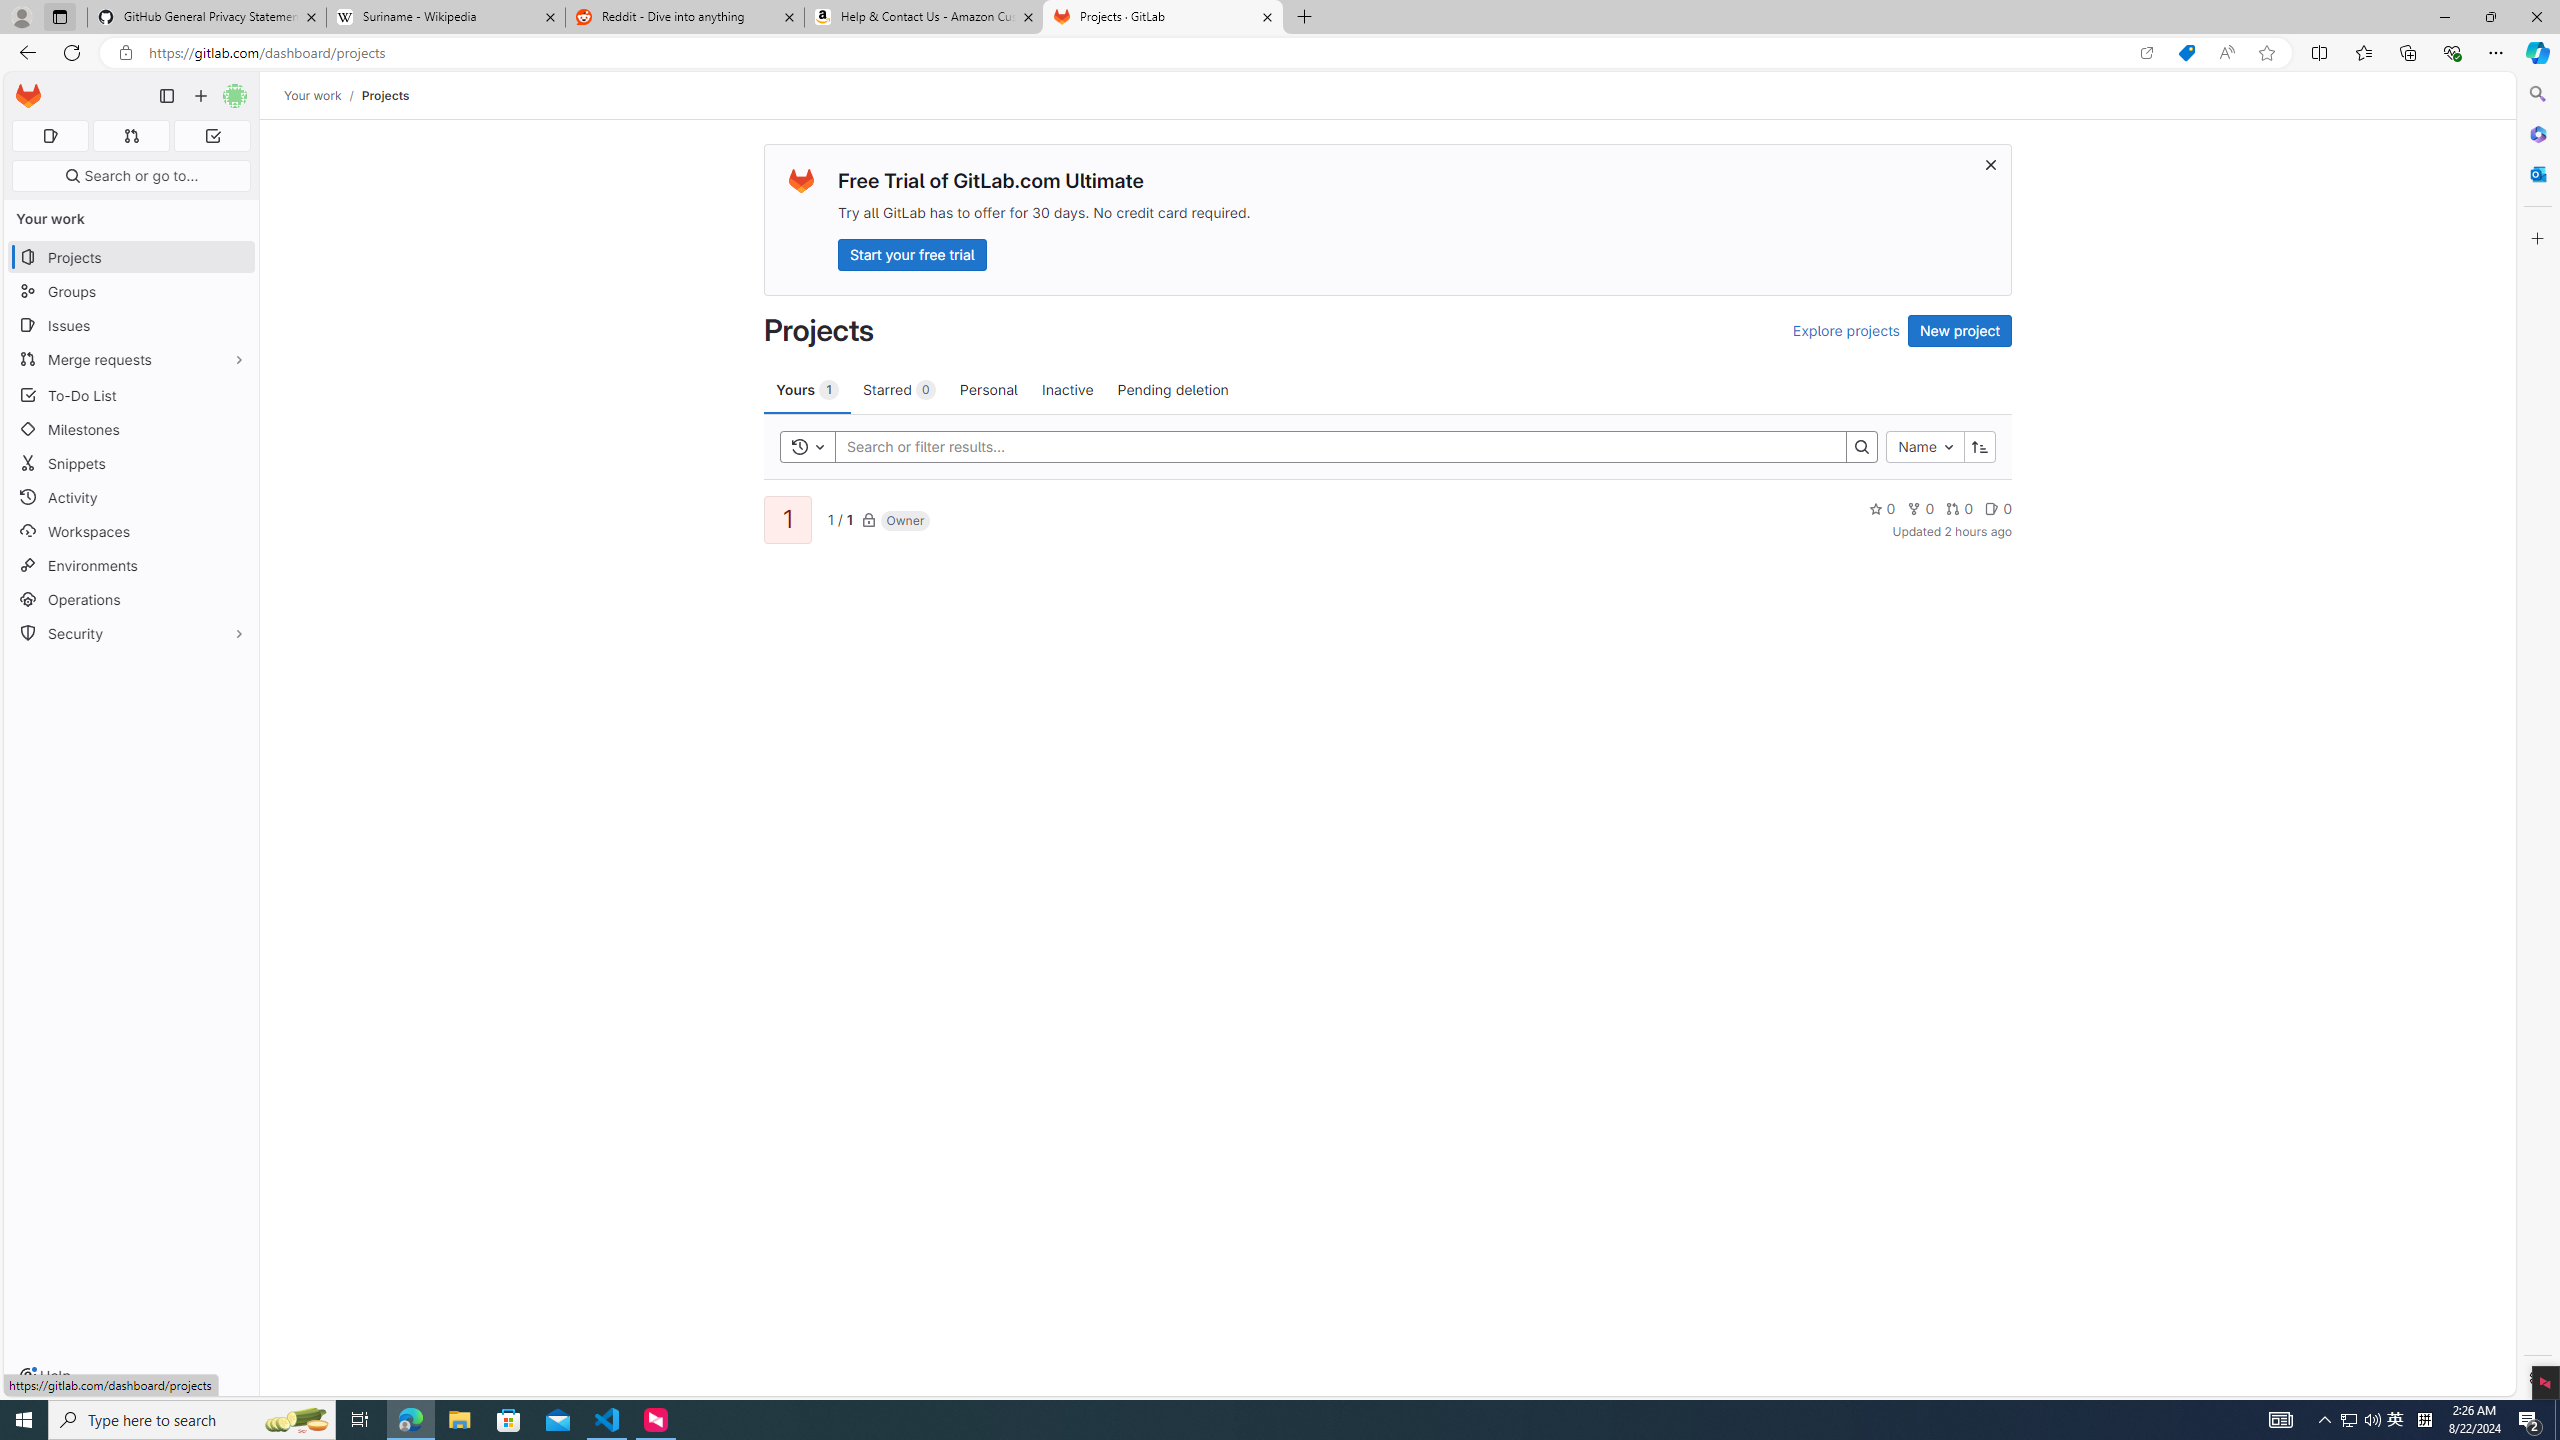  I want to click on 'Sort direction: Ascending', so click(1980, 447).